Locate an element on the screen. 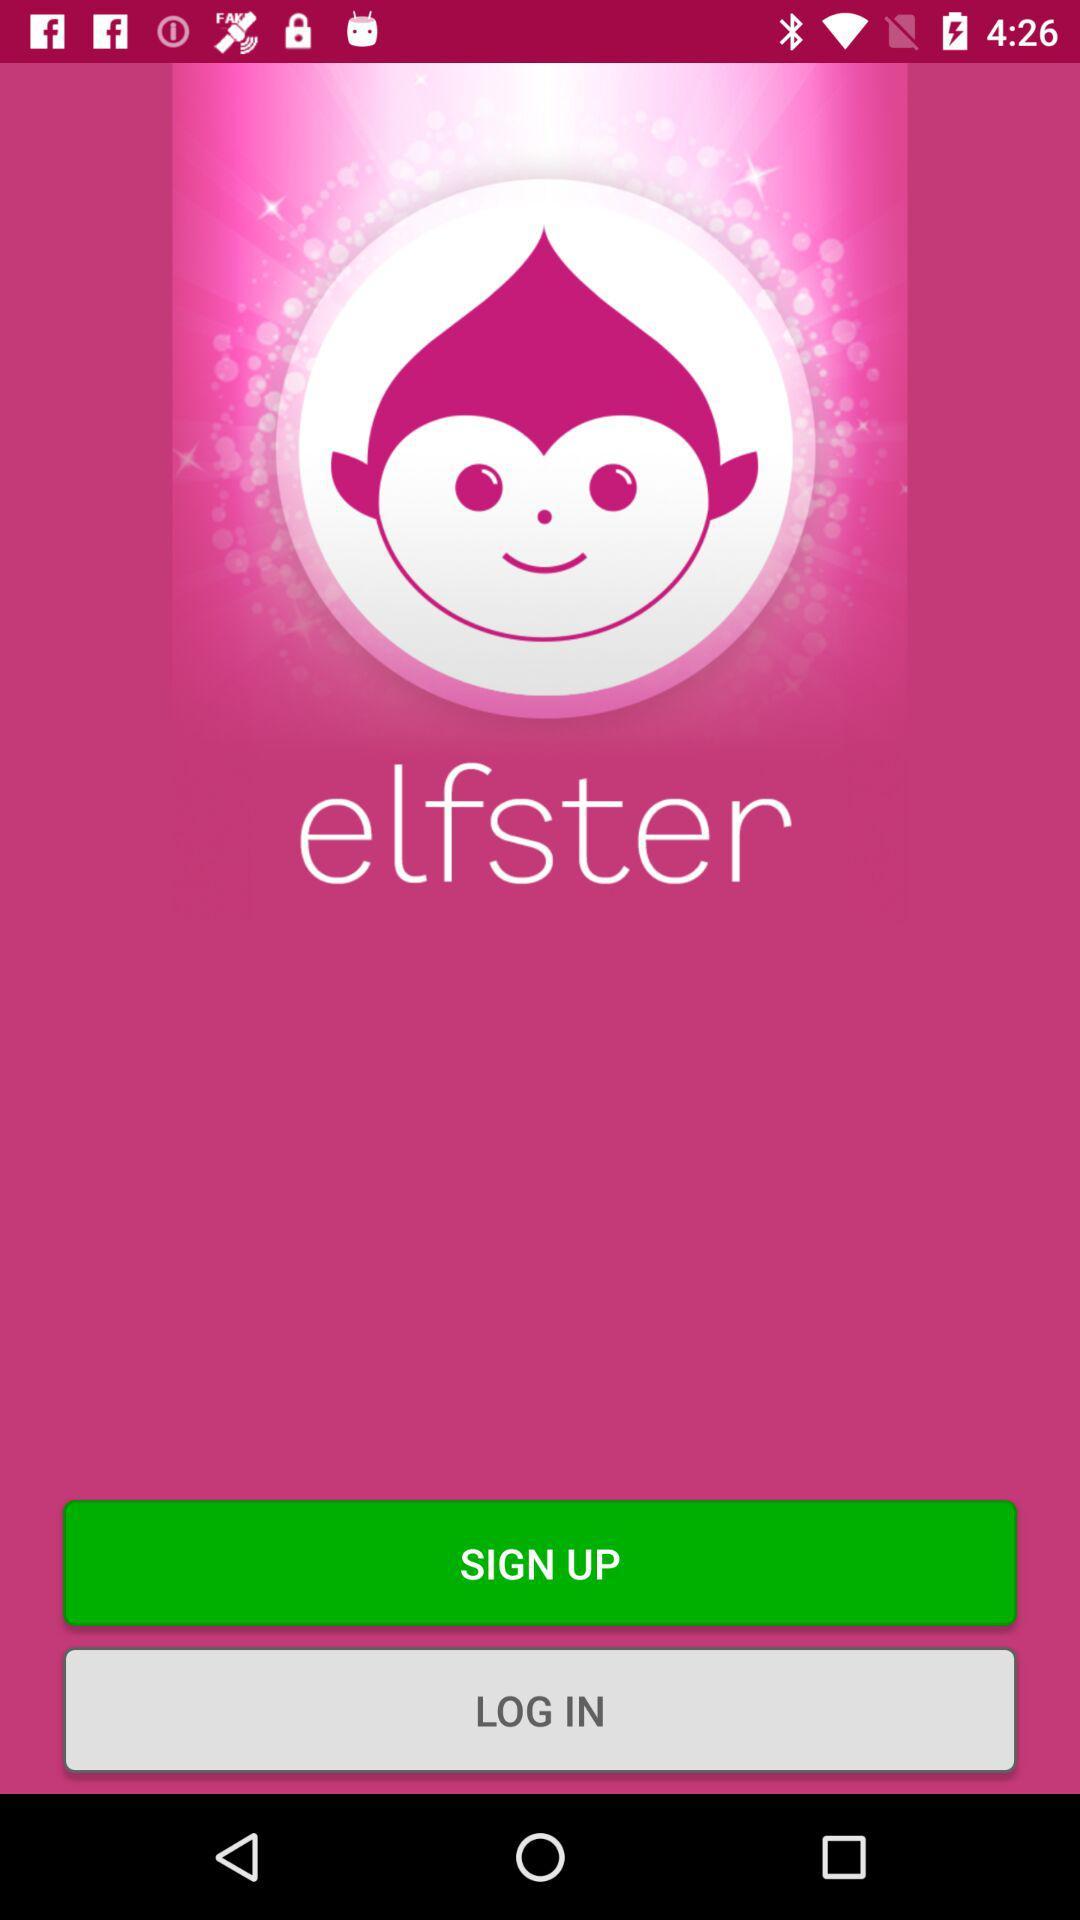  item below sign up is located at coordinates (540, 1708).